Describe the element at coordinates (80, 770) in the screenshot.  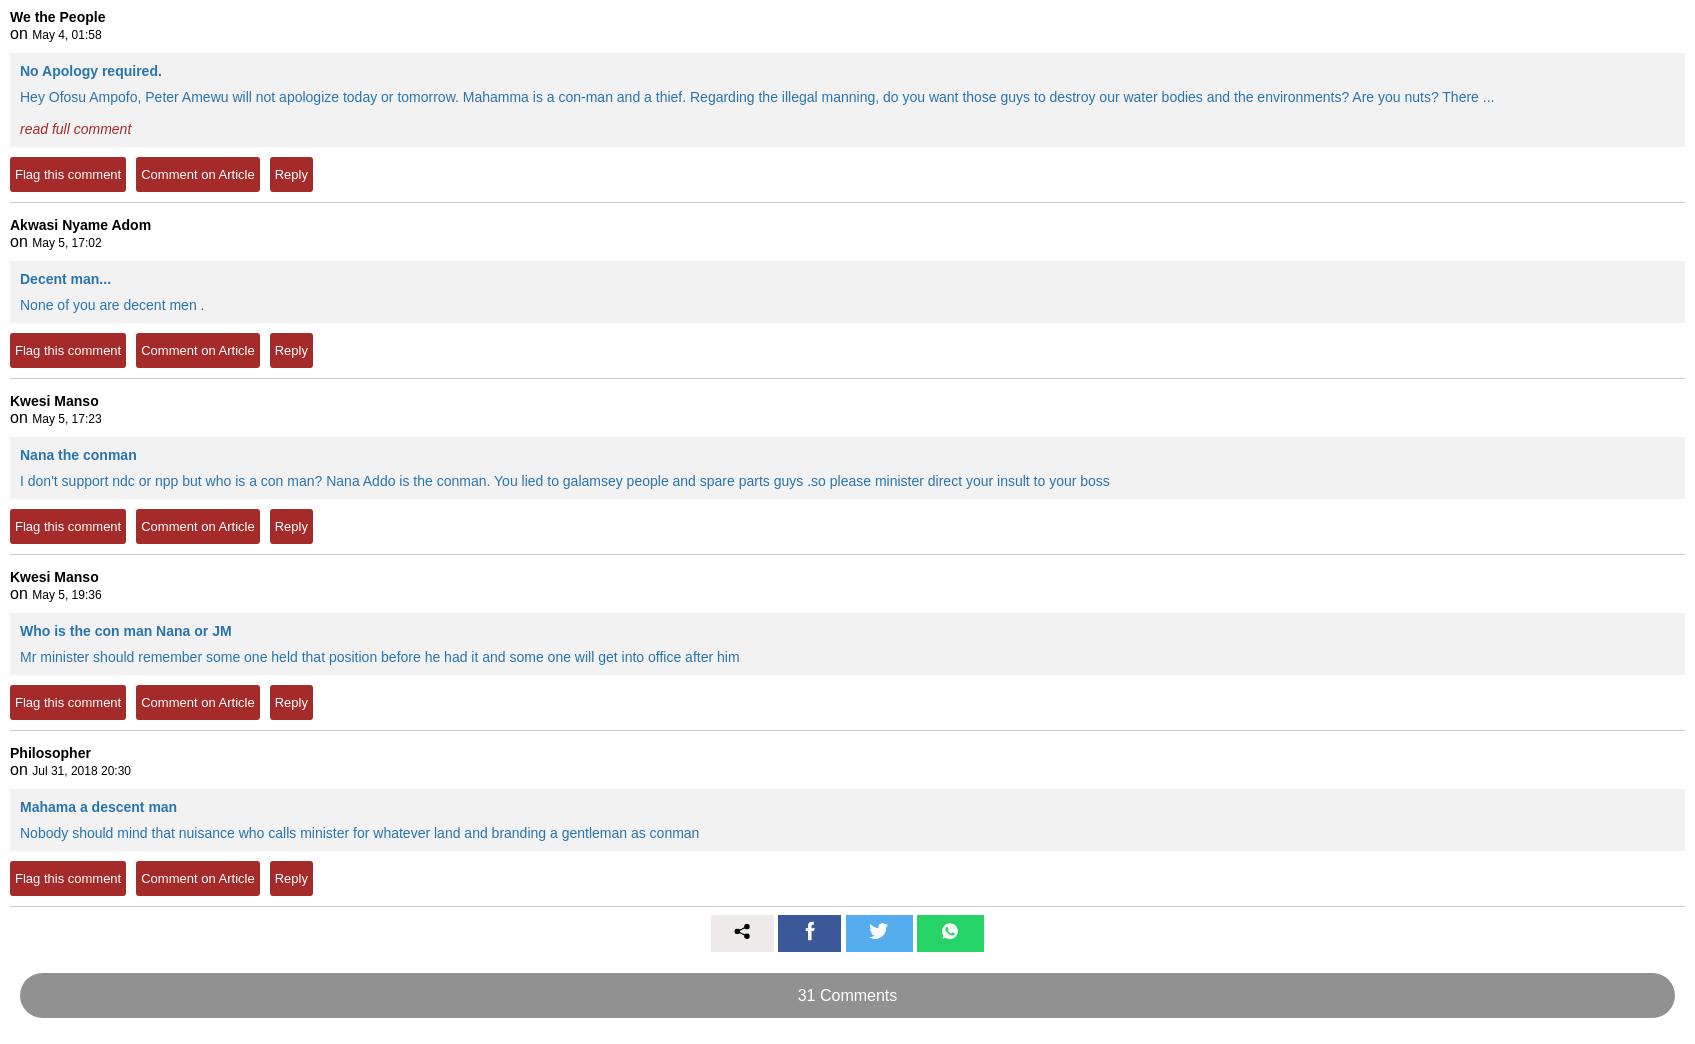
I see `'Jul 31, 2018 20:30'` at that location.